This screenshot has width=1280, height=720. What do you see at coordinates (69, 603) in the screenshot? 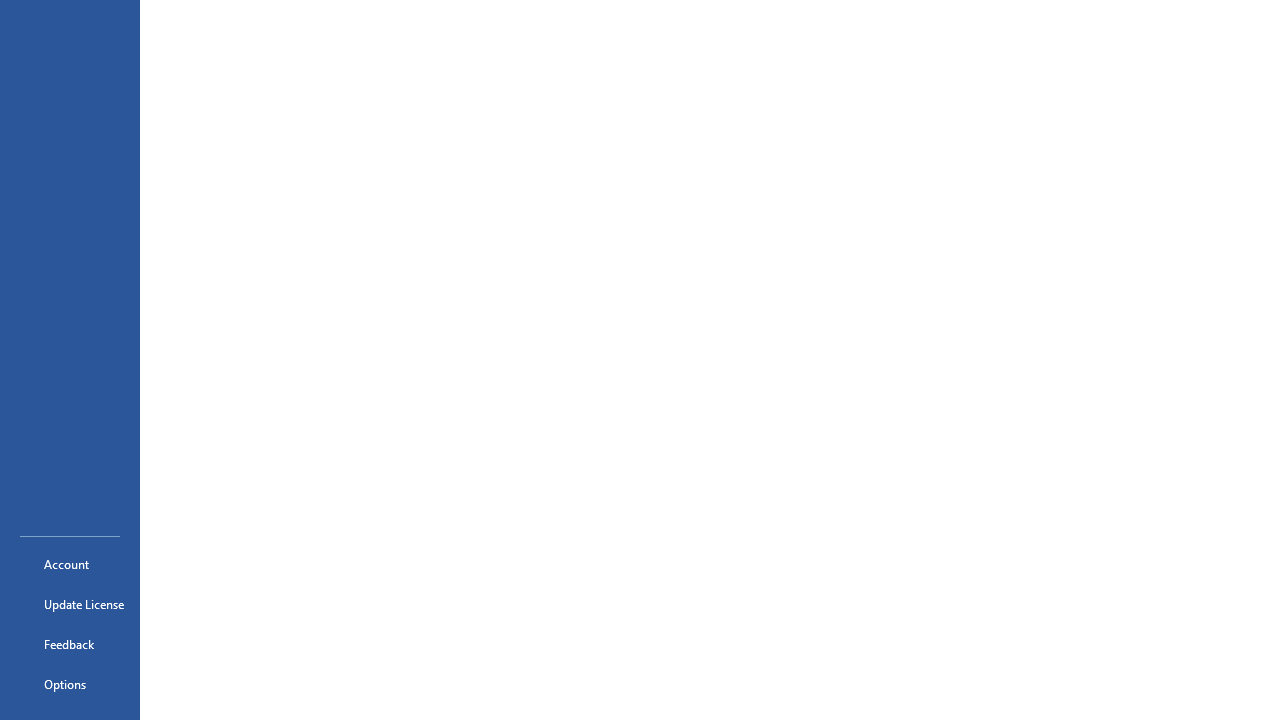
I see `'Update License'` at bounding box center [69, 603].